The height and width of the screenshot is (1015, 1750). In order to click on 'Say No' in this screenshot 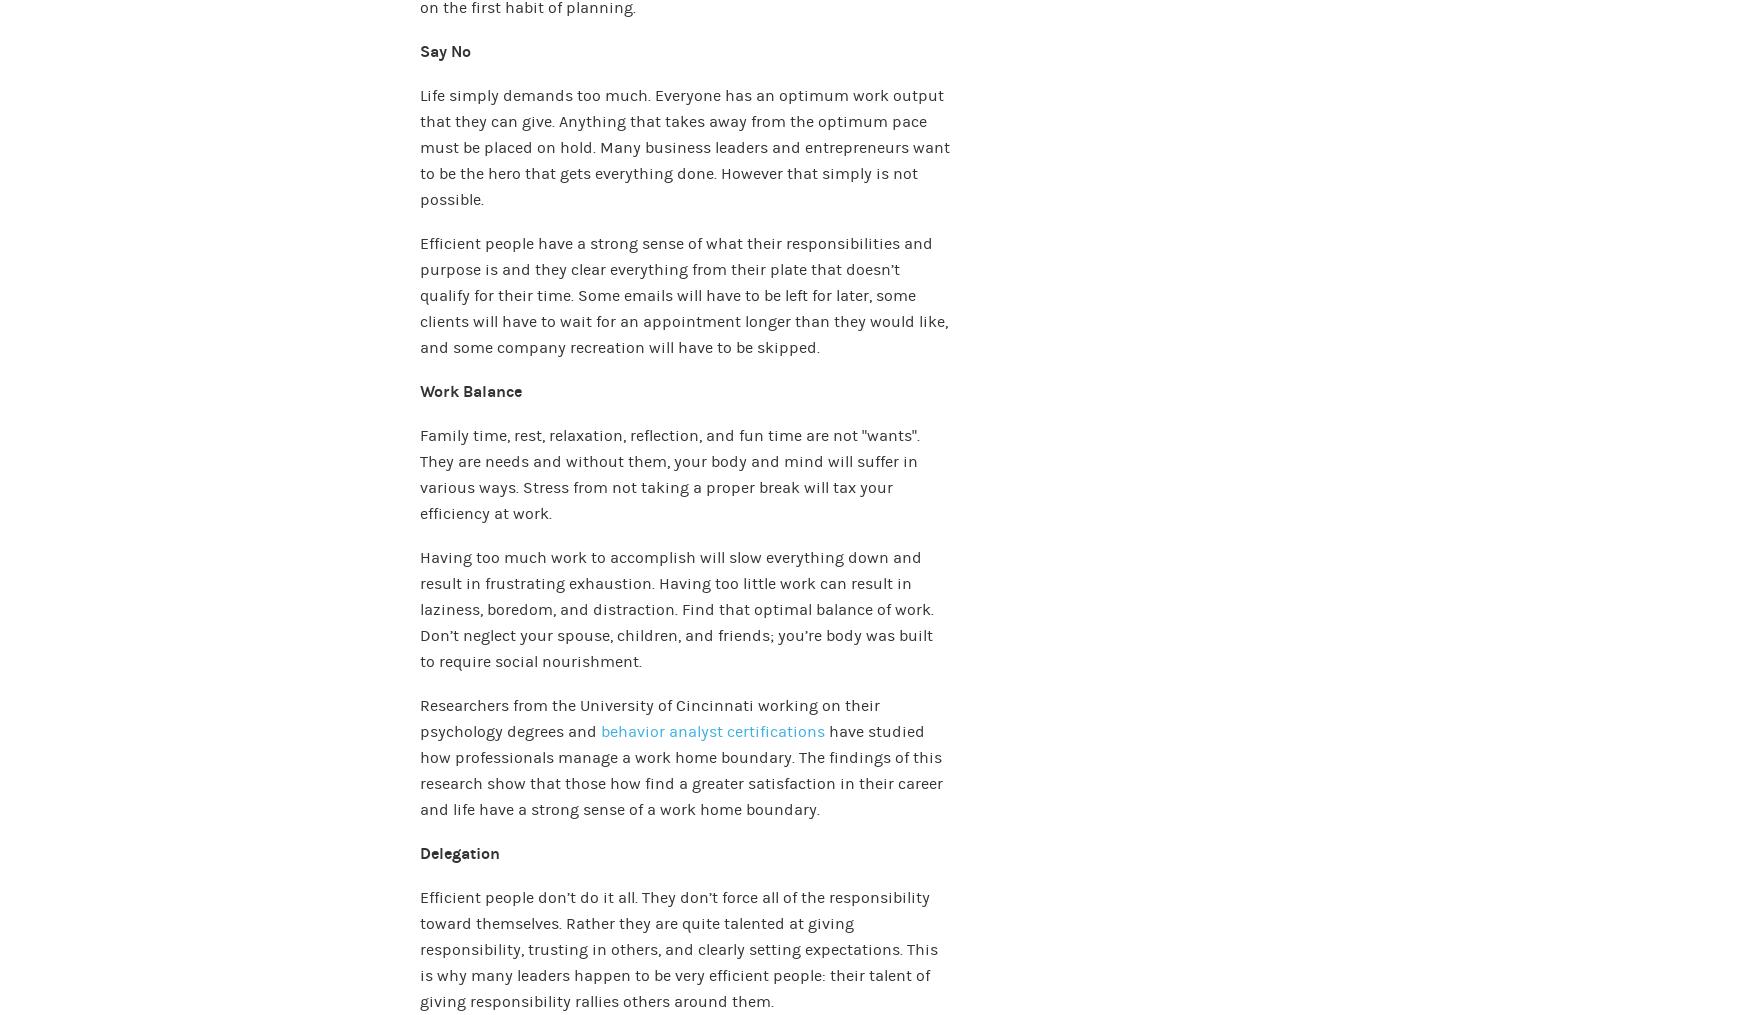, I will do `click(419, 49)`.